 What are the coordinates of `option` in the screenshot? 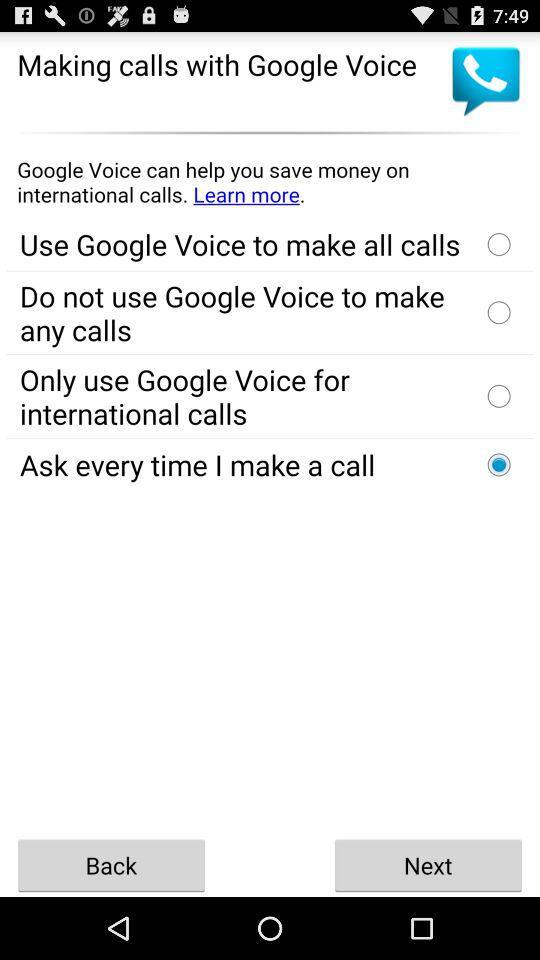 It's located at (498, 312).